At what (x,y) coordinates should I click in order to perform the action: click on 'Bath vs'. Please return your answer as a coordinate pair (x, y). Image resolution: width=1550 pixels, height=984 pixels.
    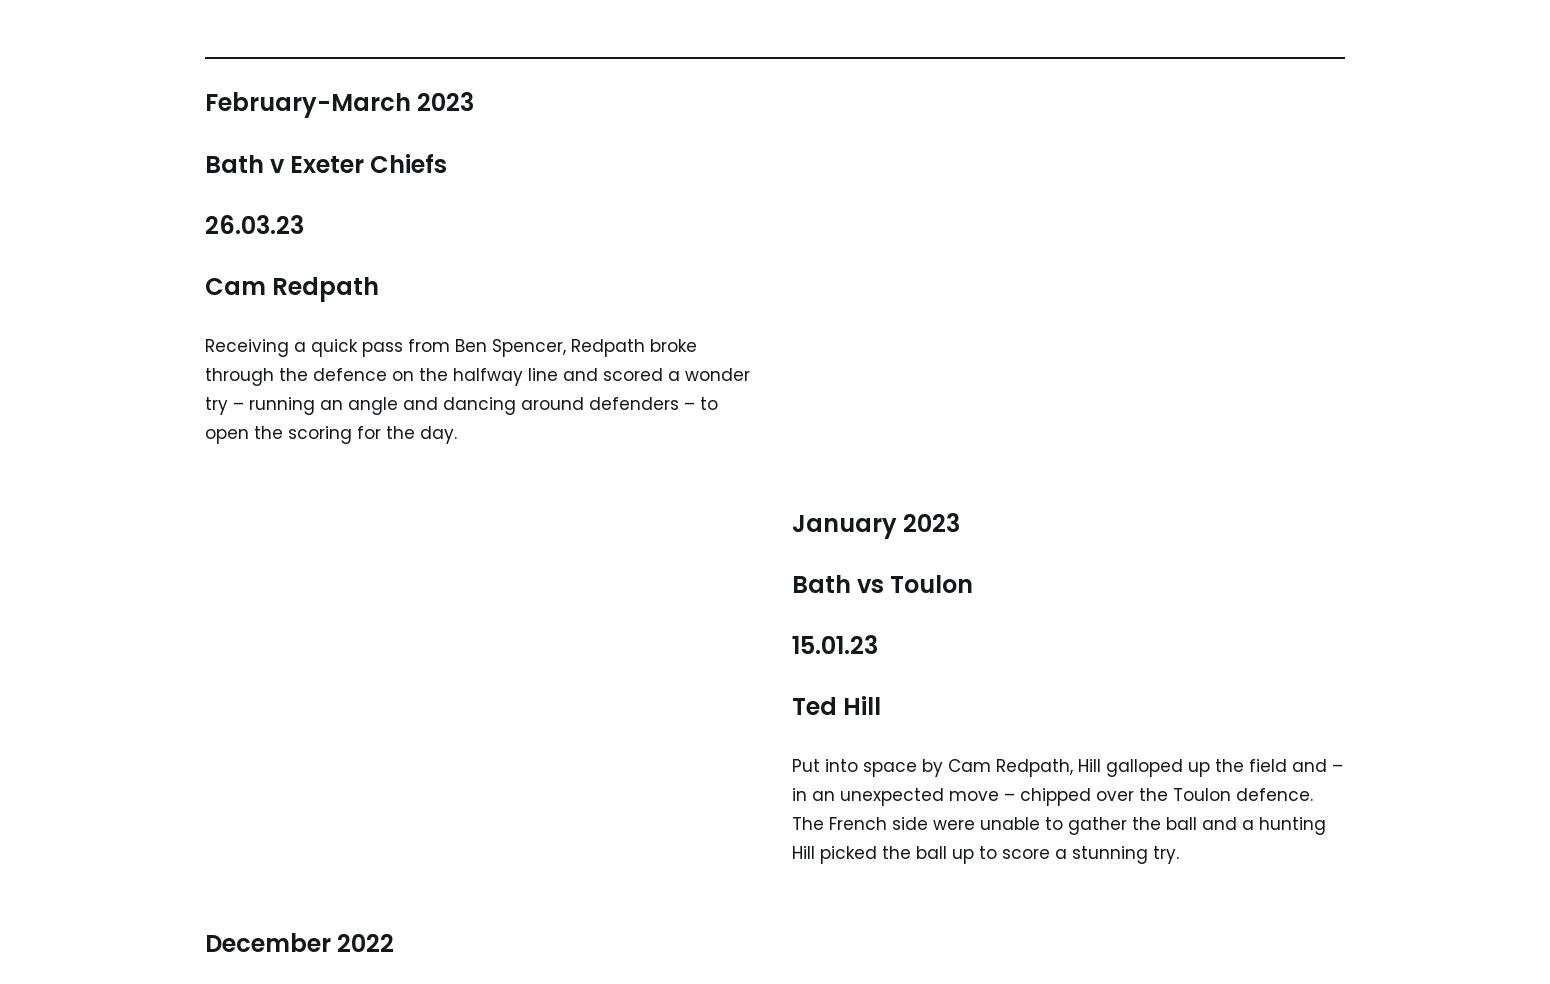
    Looking at the image, I should click on (840, 582).